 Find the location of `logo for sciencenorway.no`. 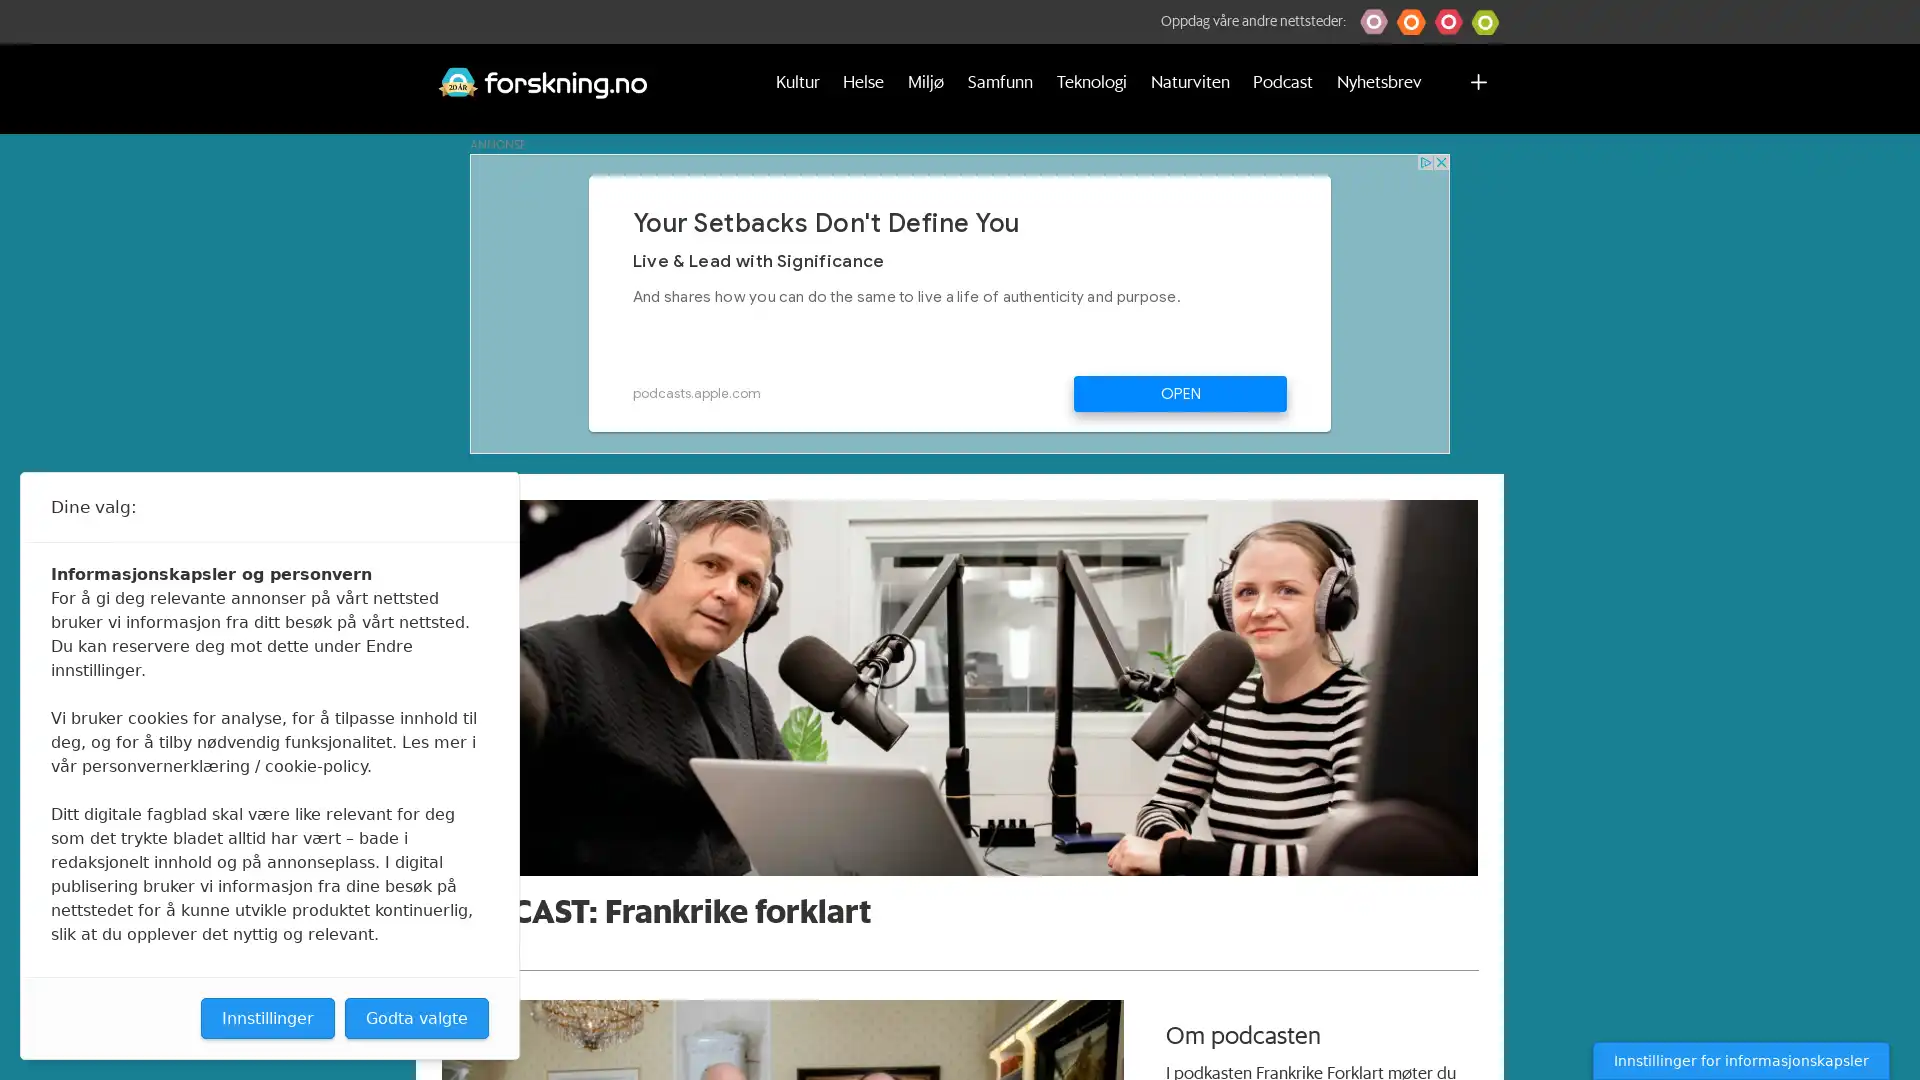

logo for sciencenorway.no is located at coordinates (1448, 22).